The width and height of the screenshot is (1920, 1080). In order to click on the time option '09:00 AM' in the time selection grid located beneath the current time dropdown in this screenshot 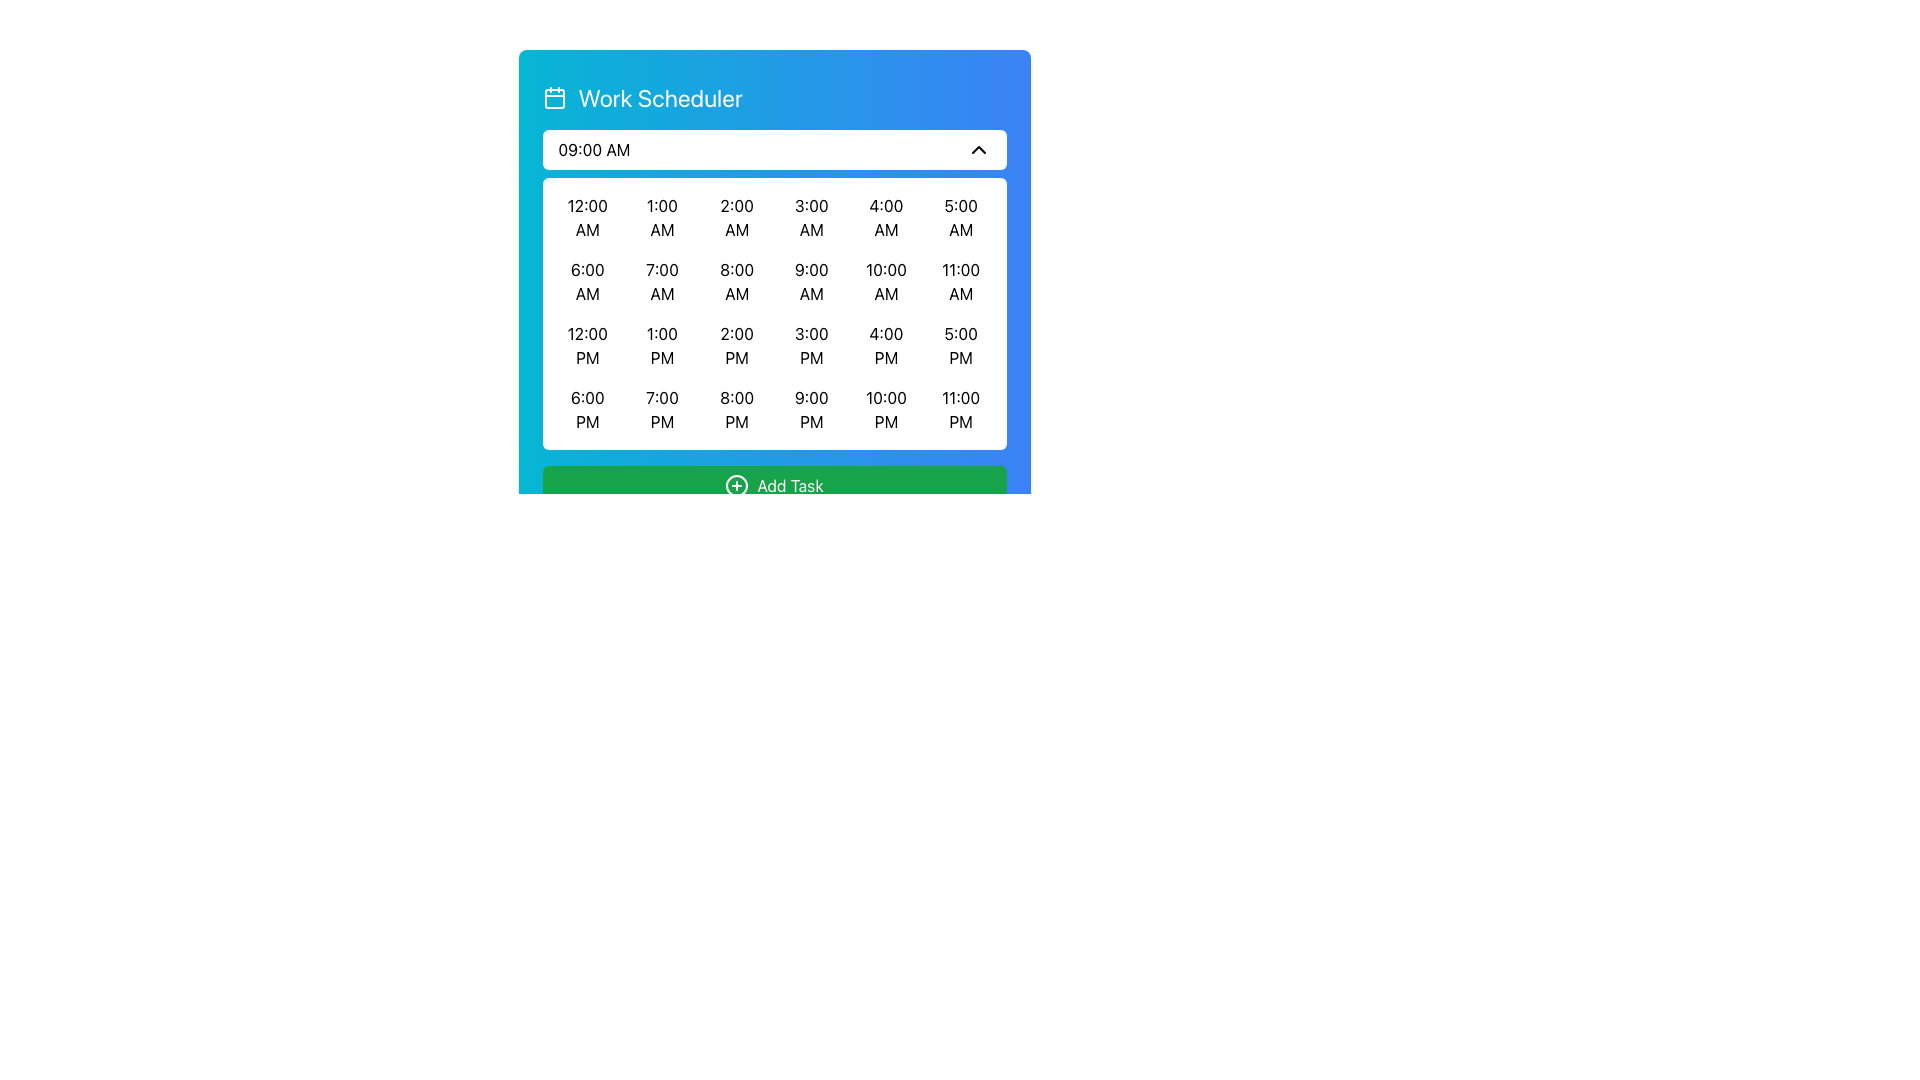, I will do `click(773, 289)`.